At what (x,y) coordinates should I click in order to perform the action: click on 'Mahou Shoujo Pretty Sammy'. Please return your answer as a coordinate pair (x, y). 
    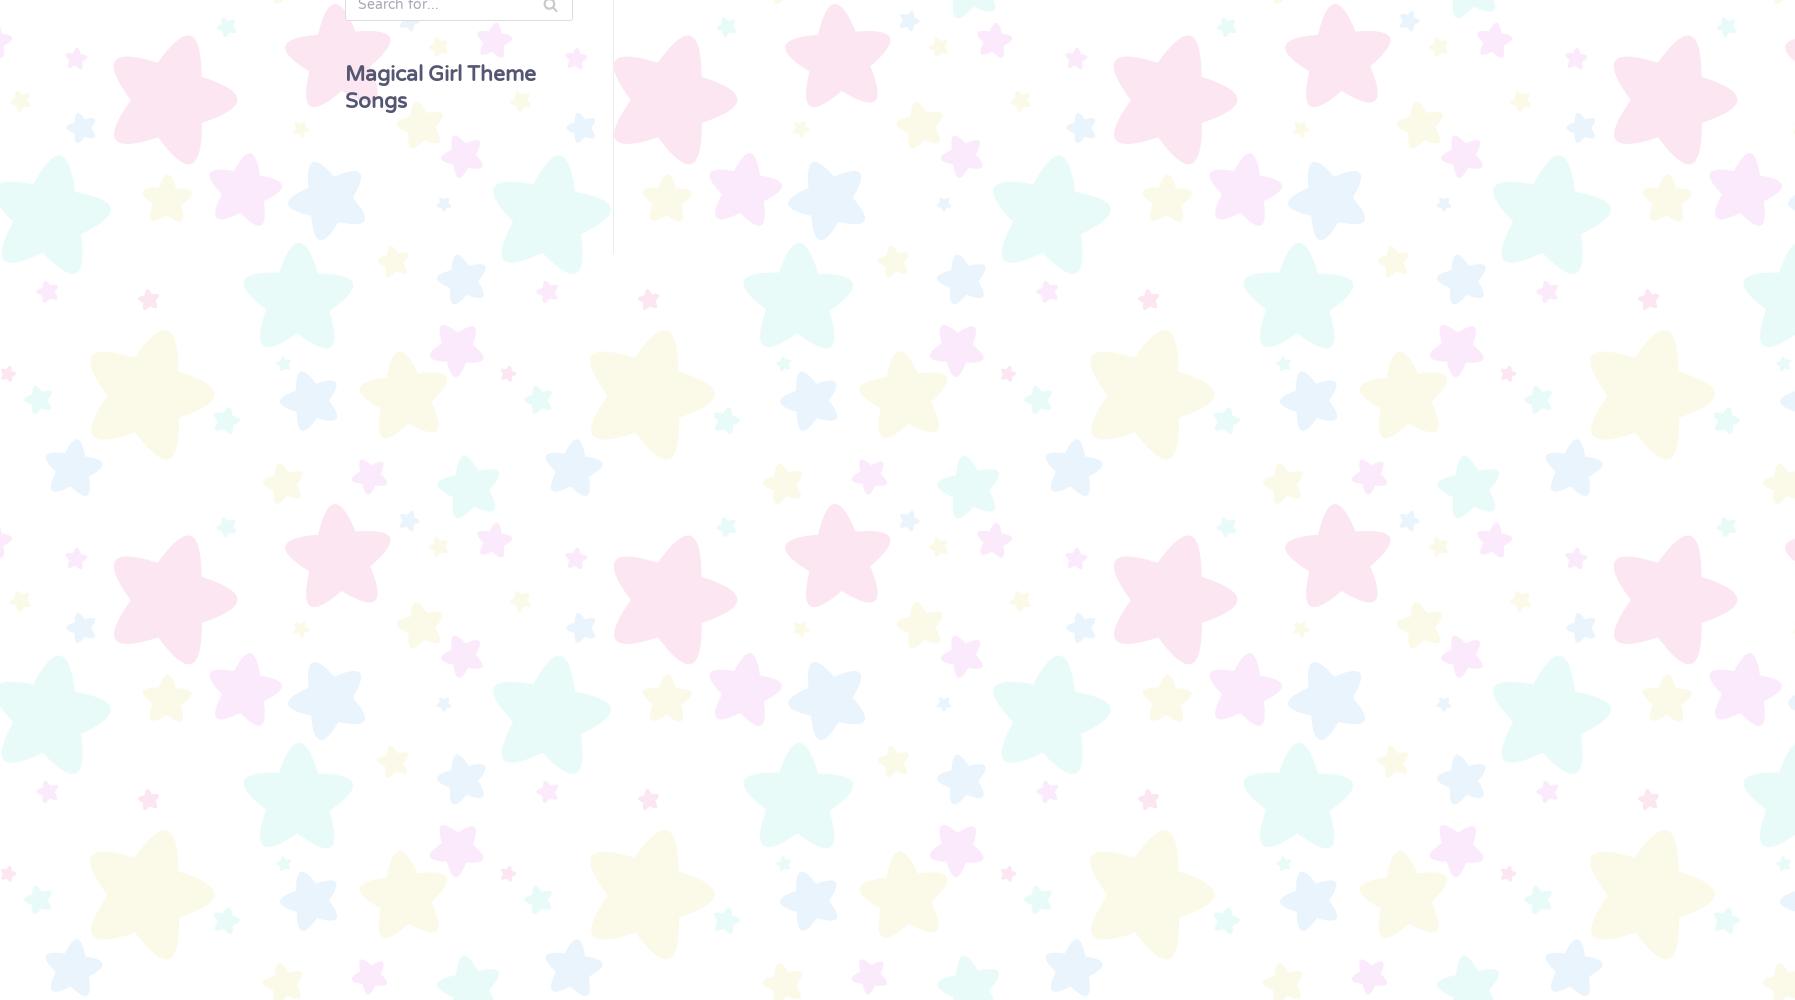
    Looking at the image, I should click on (122, 581).